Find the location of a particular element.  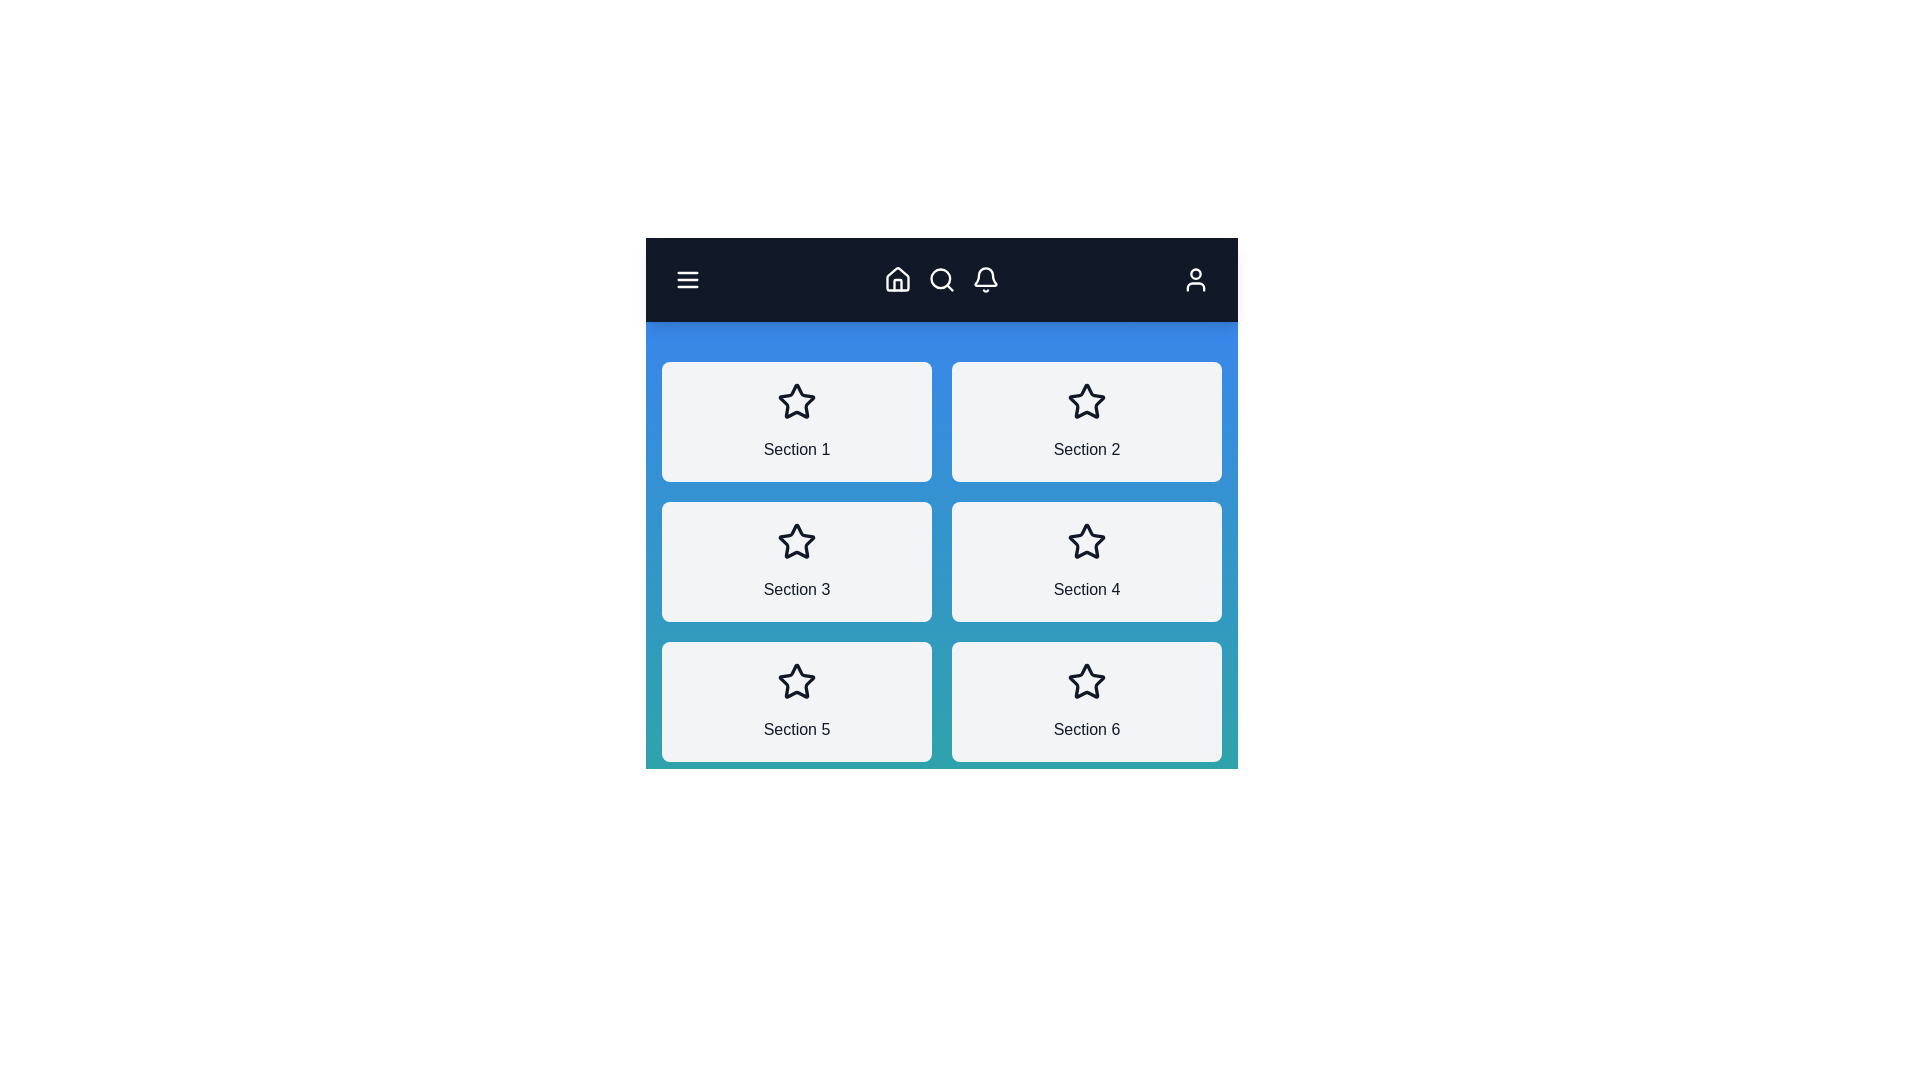

the search icon to initiate a search is located at coordinates (940, 280).